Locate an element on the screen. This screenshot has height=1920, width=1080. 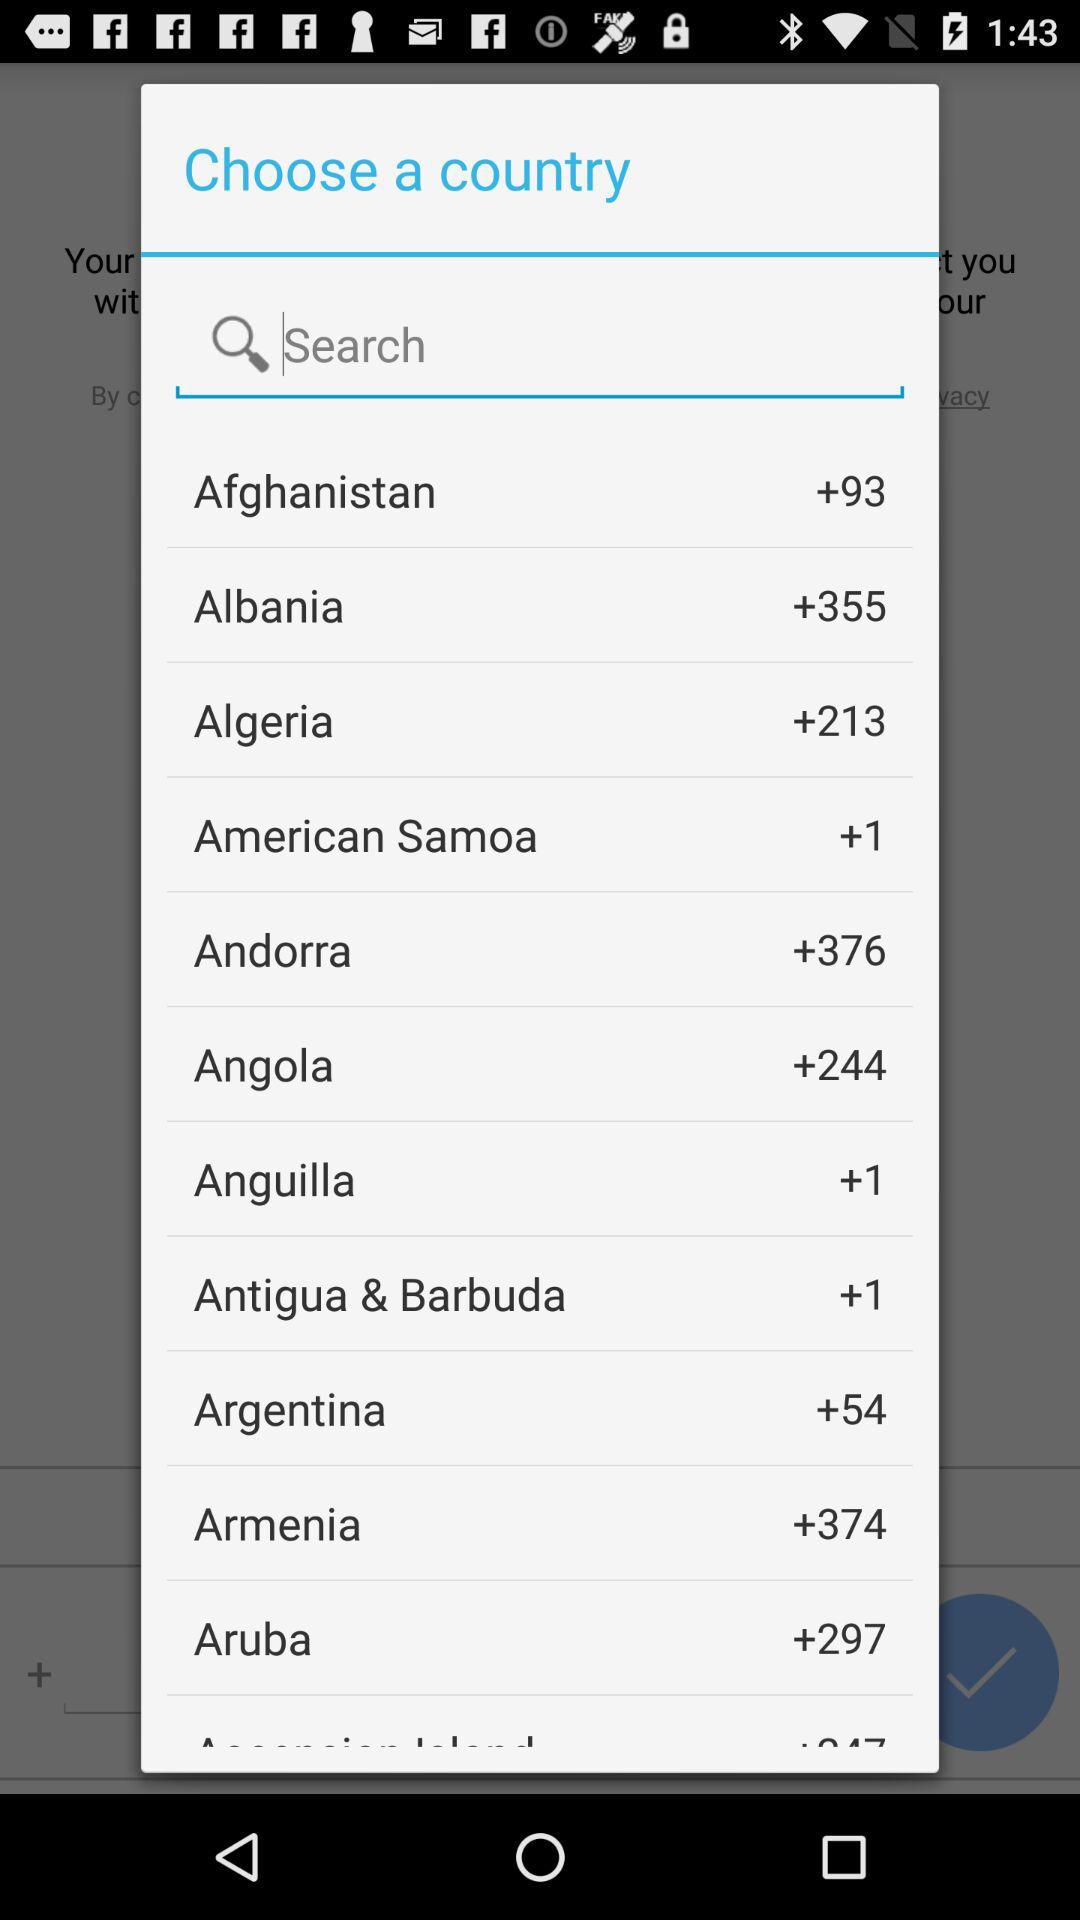
item above the armenia item is located at coordinates (290, 1407).